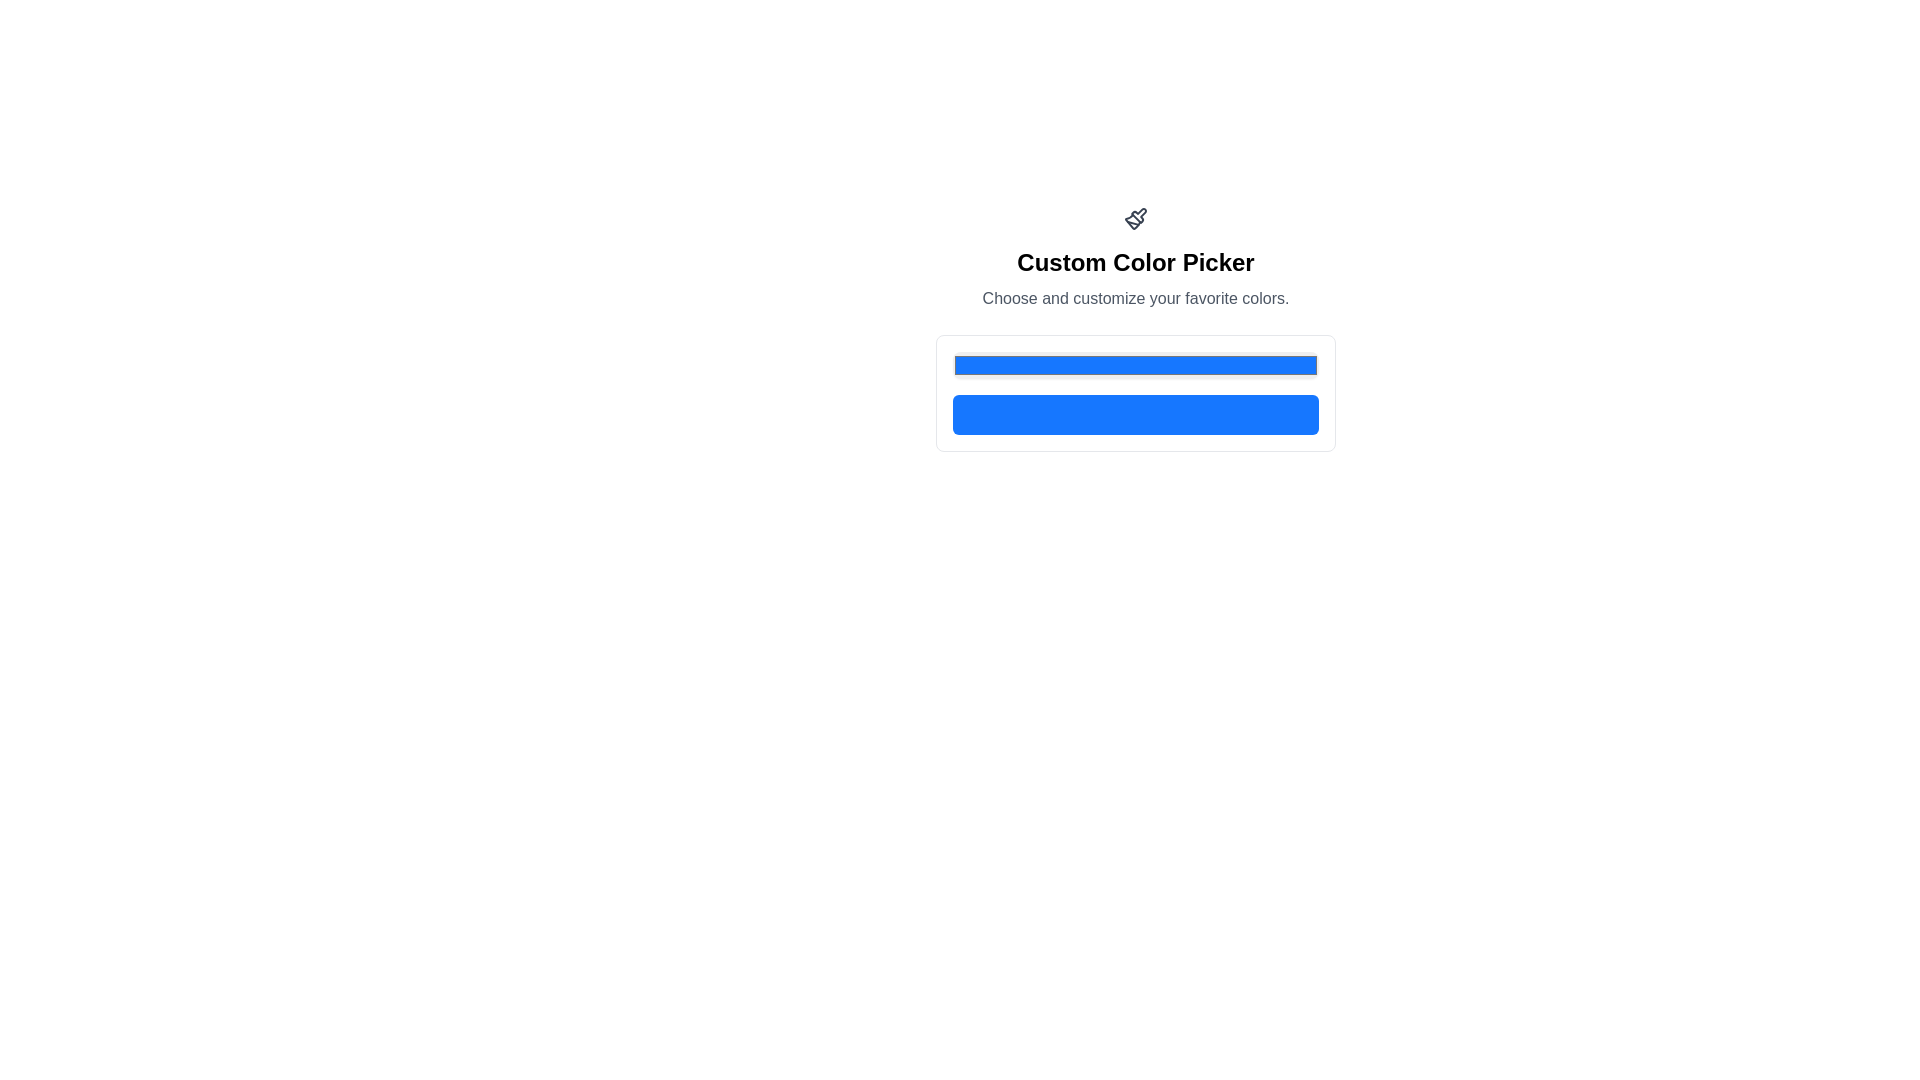 The width and height of the screenshot is (1920, 1080). I want to click on the paintbrush icon, which is a minimalistic gray graphical element located above the 'Custom Color Picker' label and near the interactive blue buttons, so click(1139, 215).